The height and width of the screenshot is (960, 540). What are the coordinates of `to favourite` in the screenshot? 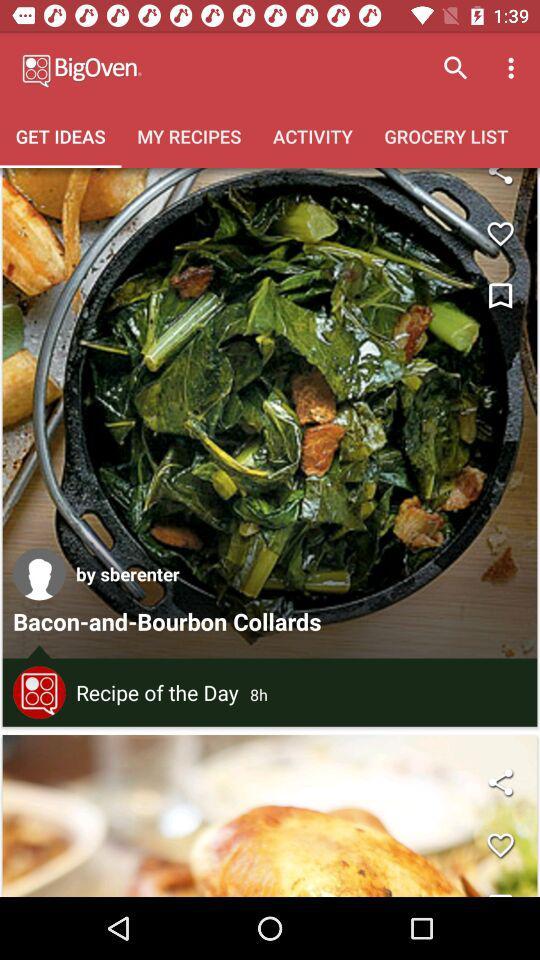 It's located at (499, 844).